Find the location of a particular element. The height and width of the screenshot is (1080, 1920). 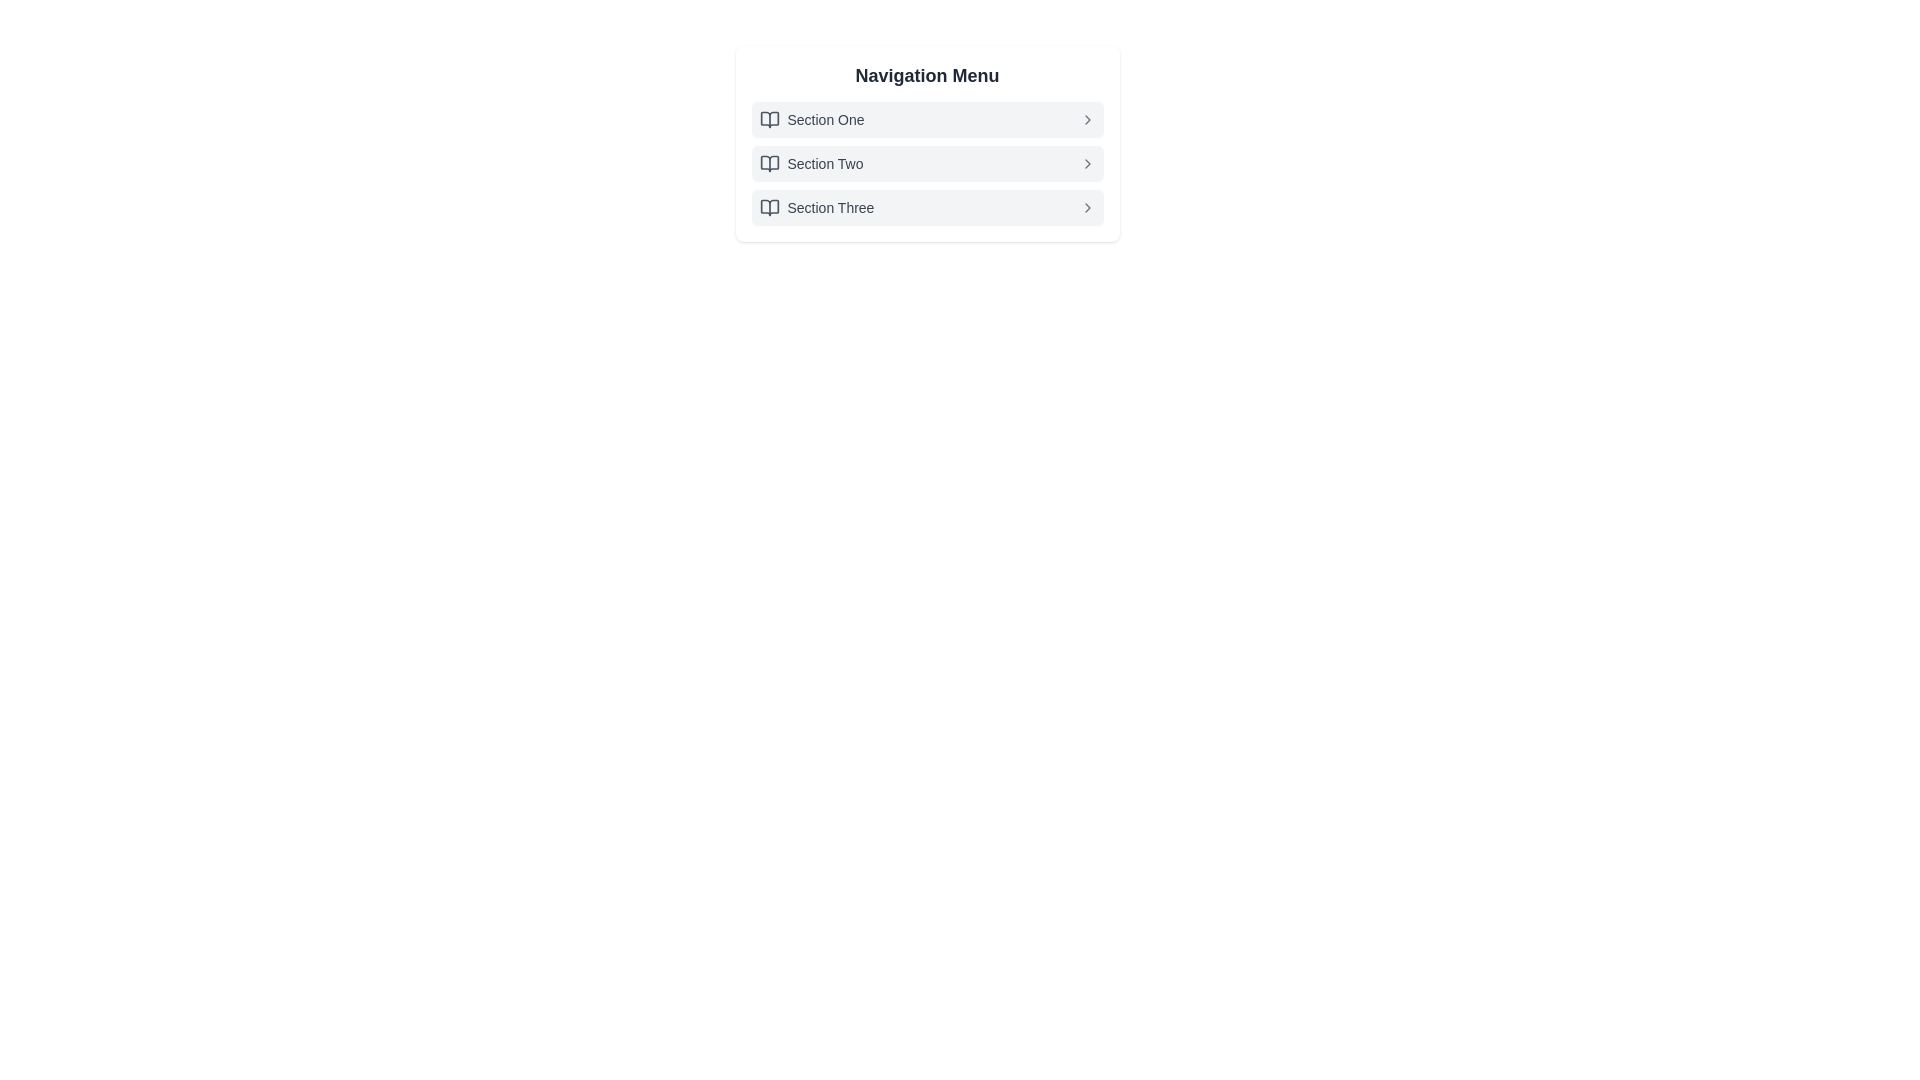

the navigation link labeled 'Section One' is located at coordinates (825, 119).